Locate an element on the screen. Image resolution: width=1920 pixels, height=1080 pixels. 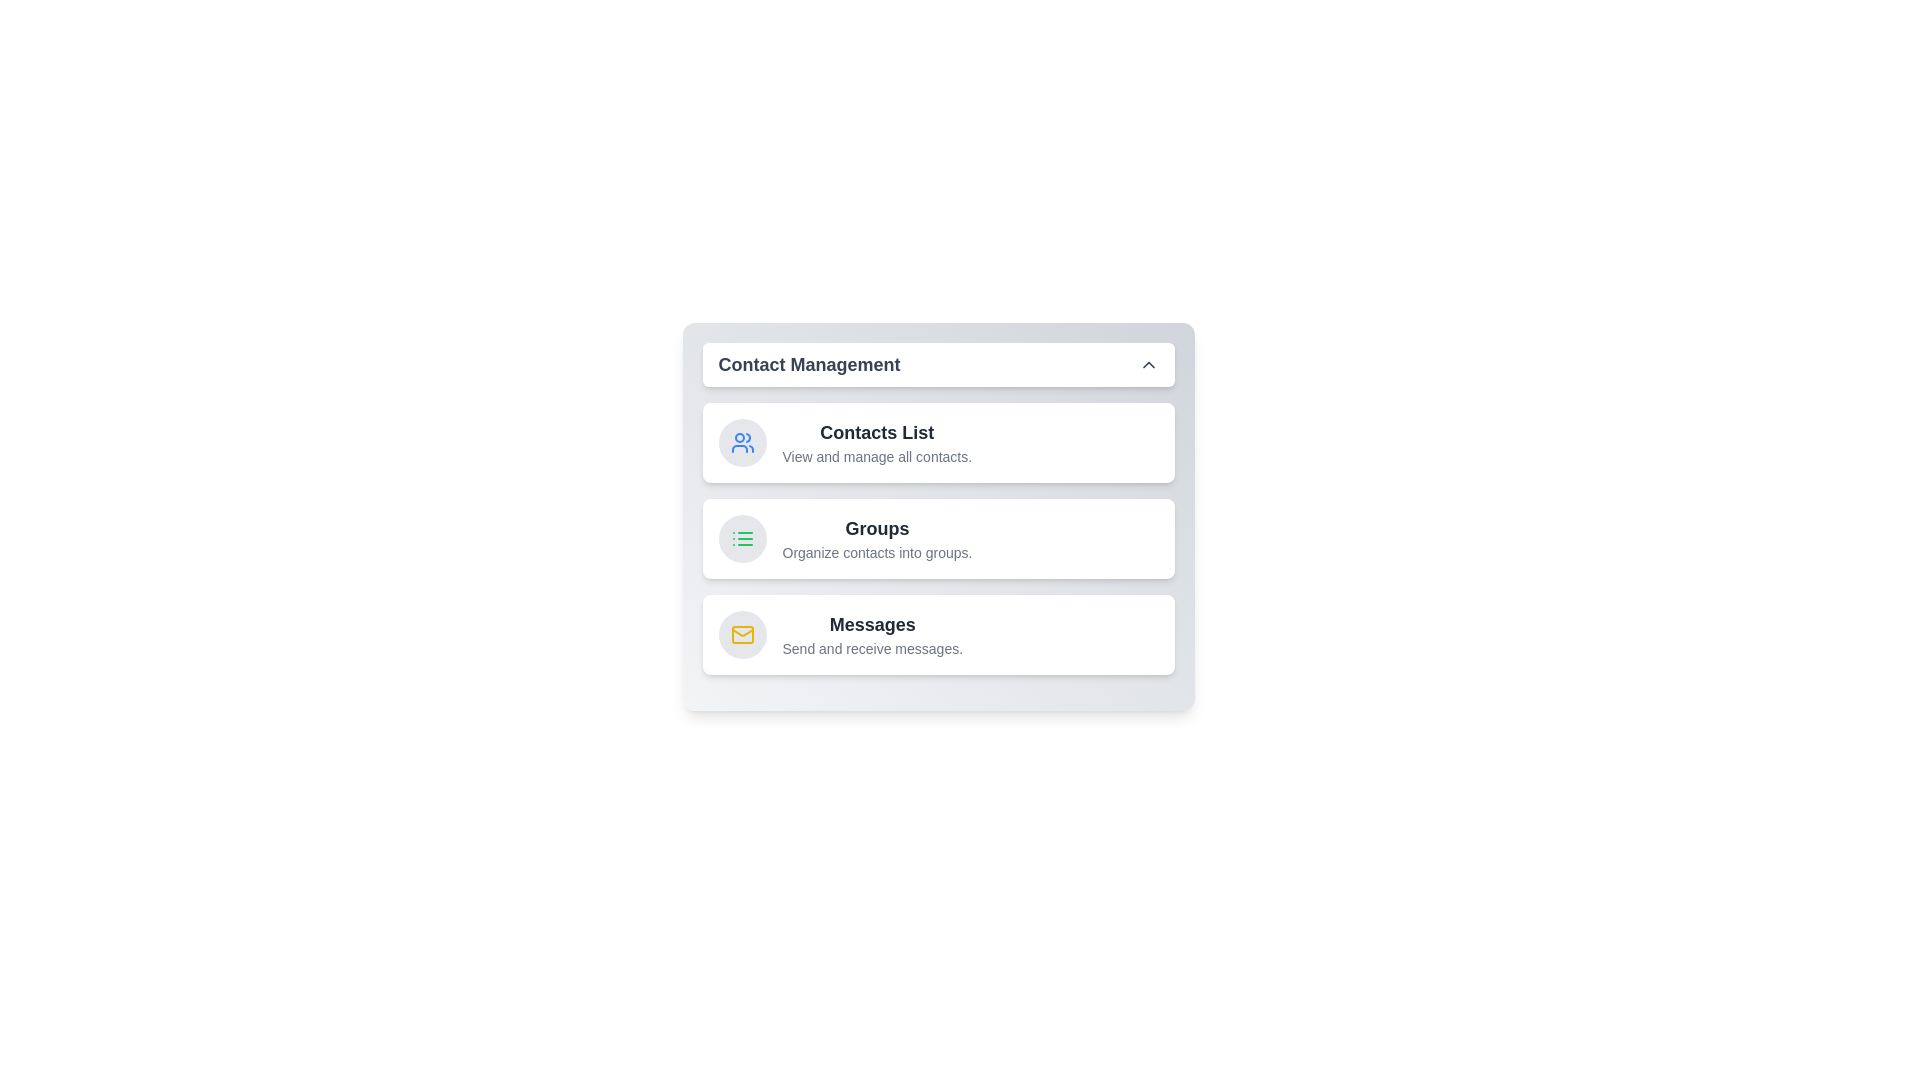
header button to toggle the menu visibility is located at coordinates (937, 365).